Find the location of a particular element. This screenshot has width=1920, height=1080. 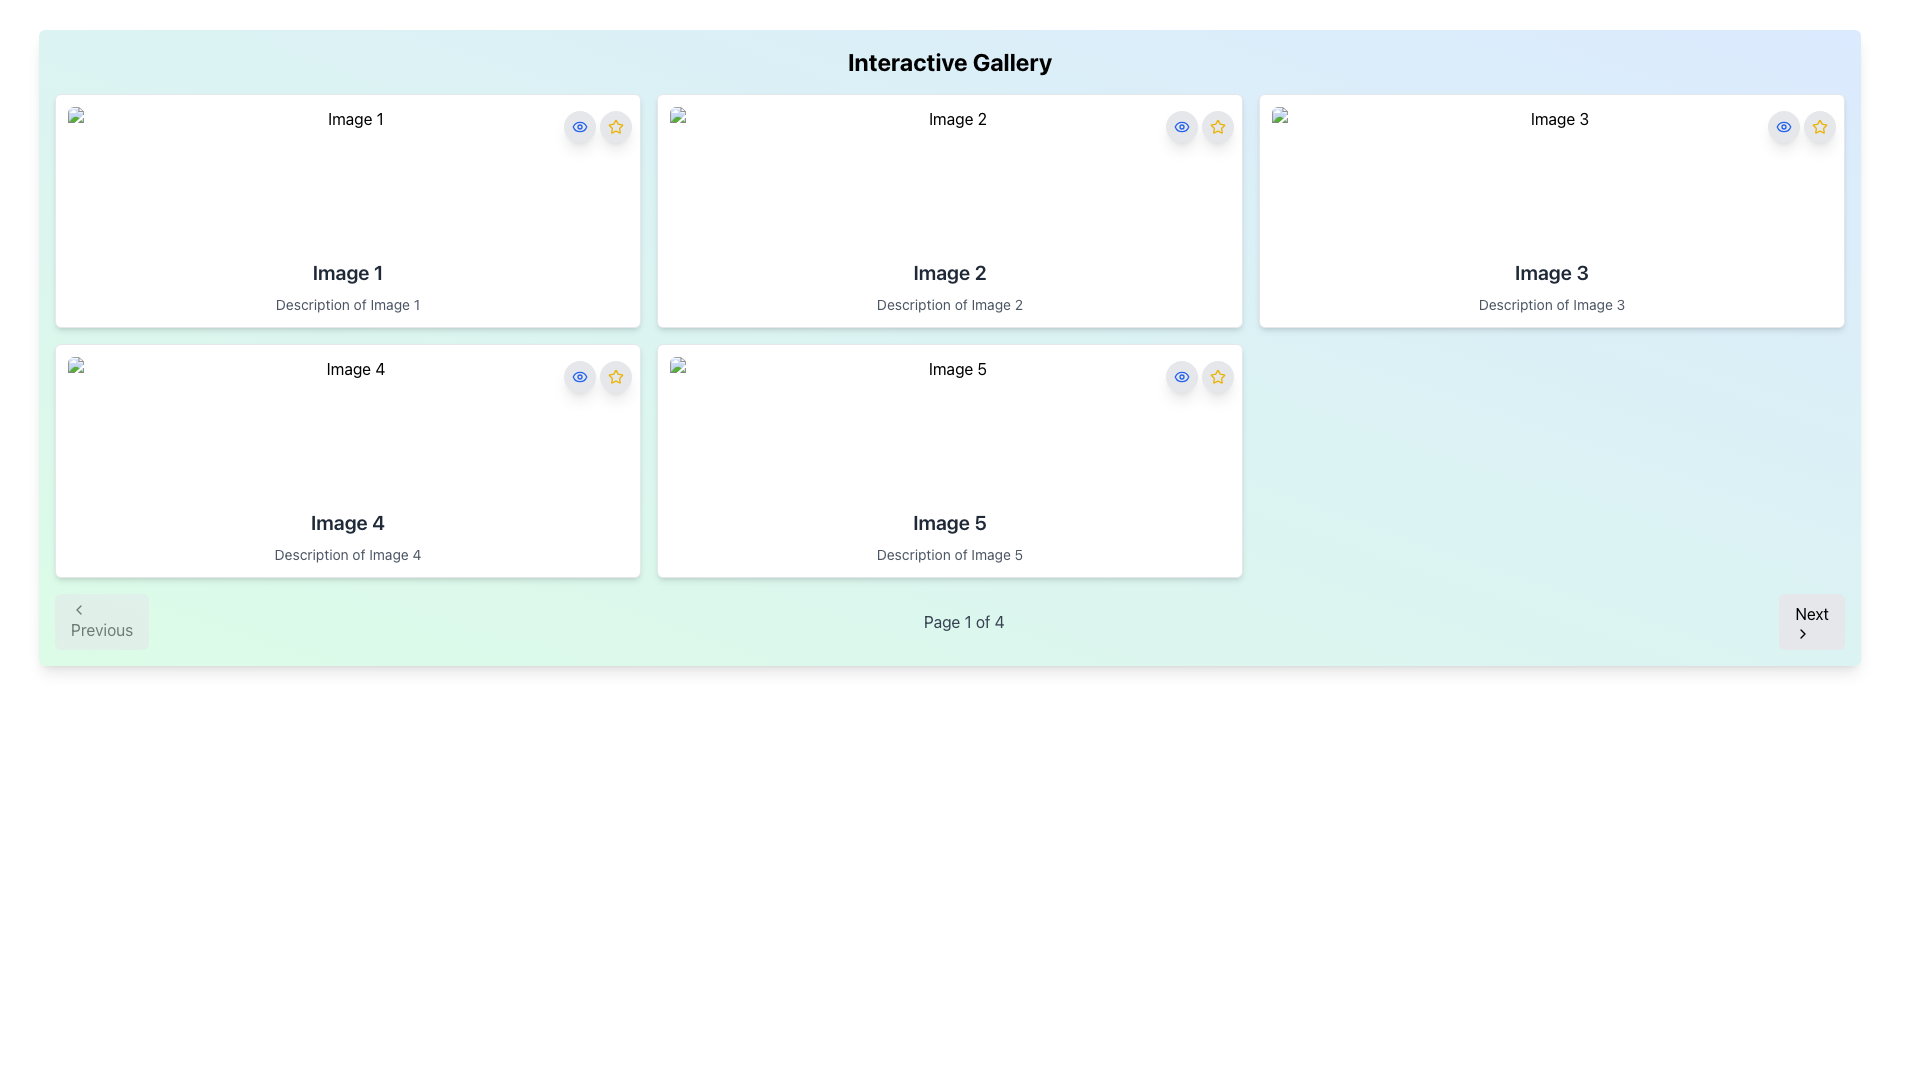

the eye-shaped icon inside the rounded rectangular button located in the upper-right corner of the box labeled 'Image 2' is located at coordinates (1181, 127).